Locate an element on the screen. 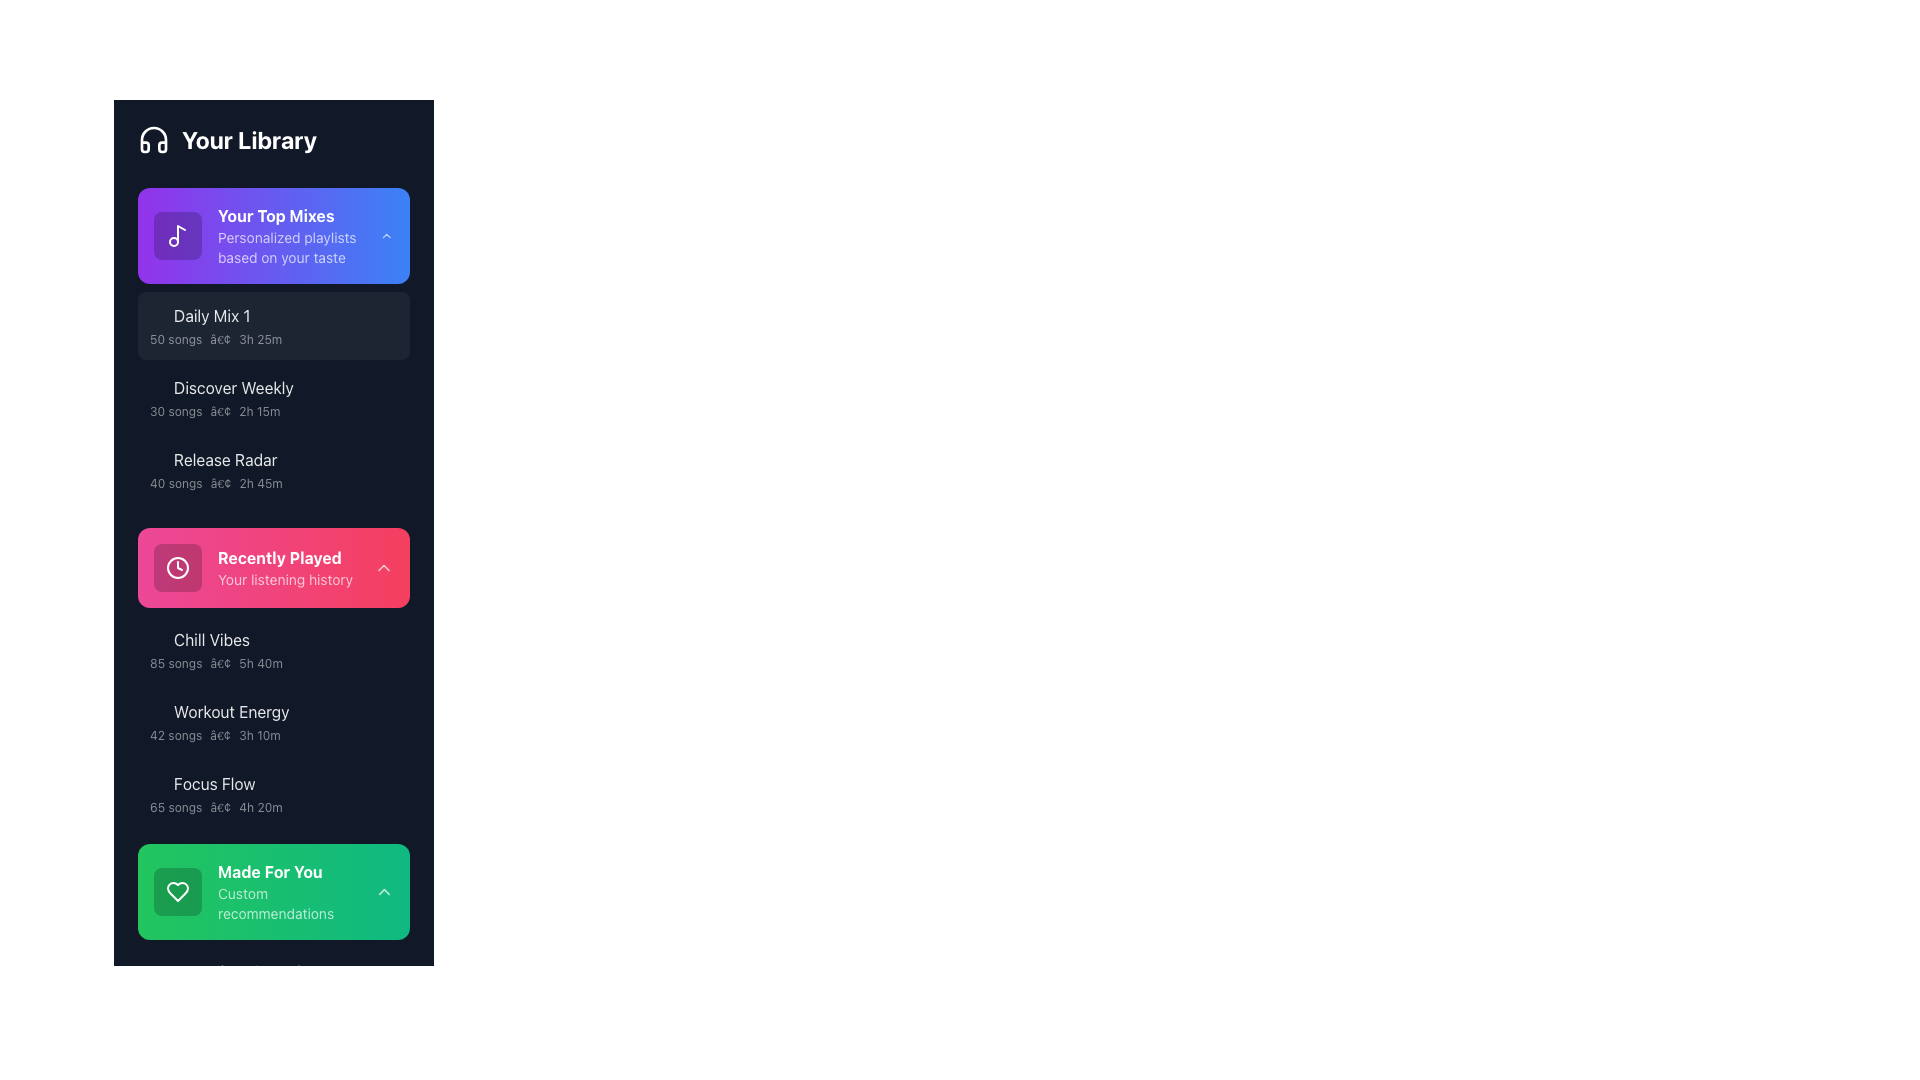  the downward chevron icon located in the bottom-right corner of the 'Made For You' section, which indicates an expandable or collapsible section is located at coordinates (384, 890).